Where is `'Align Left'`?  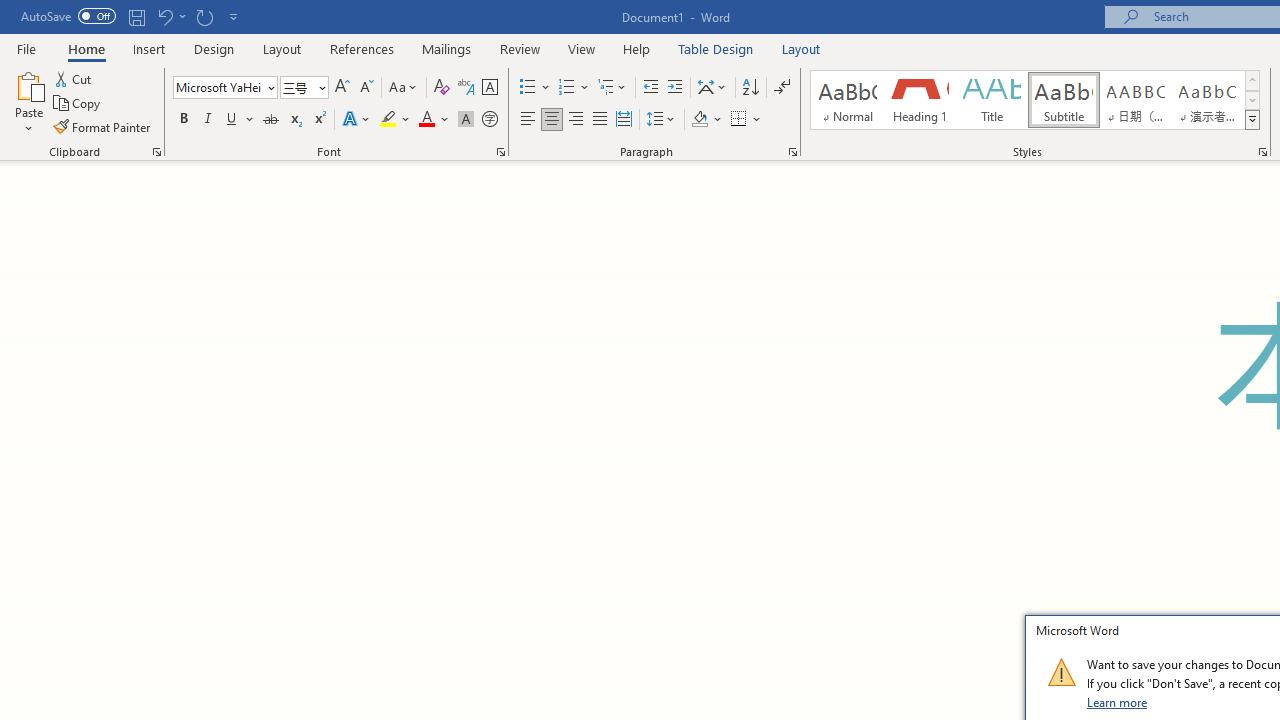 'Align Left' is located at coordinates (528, 119).